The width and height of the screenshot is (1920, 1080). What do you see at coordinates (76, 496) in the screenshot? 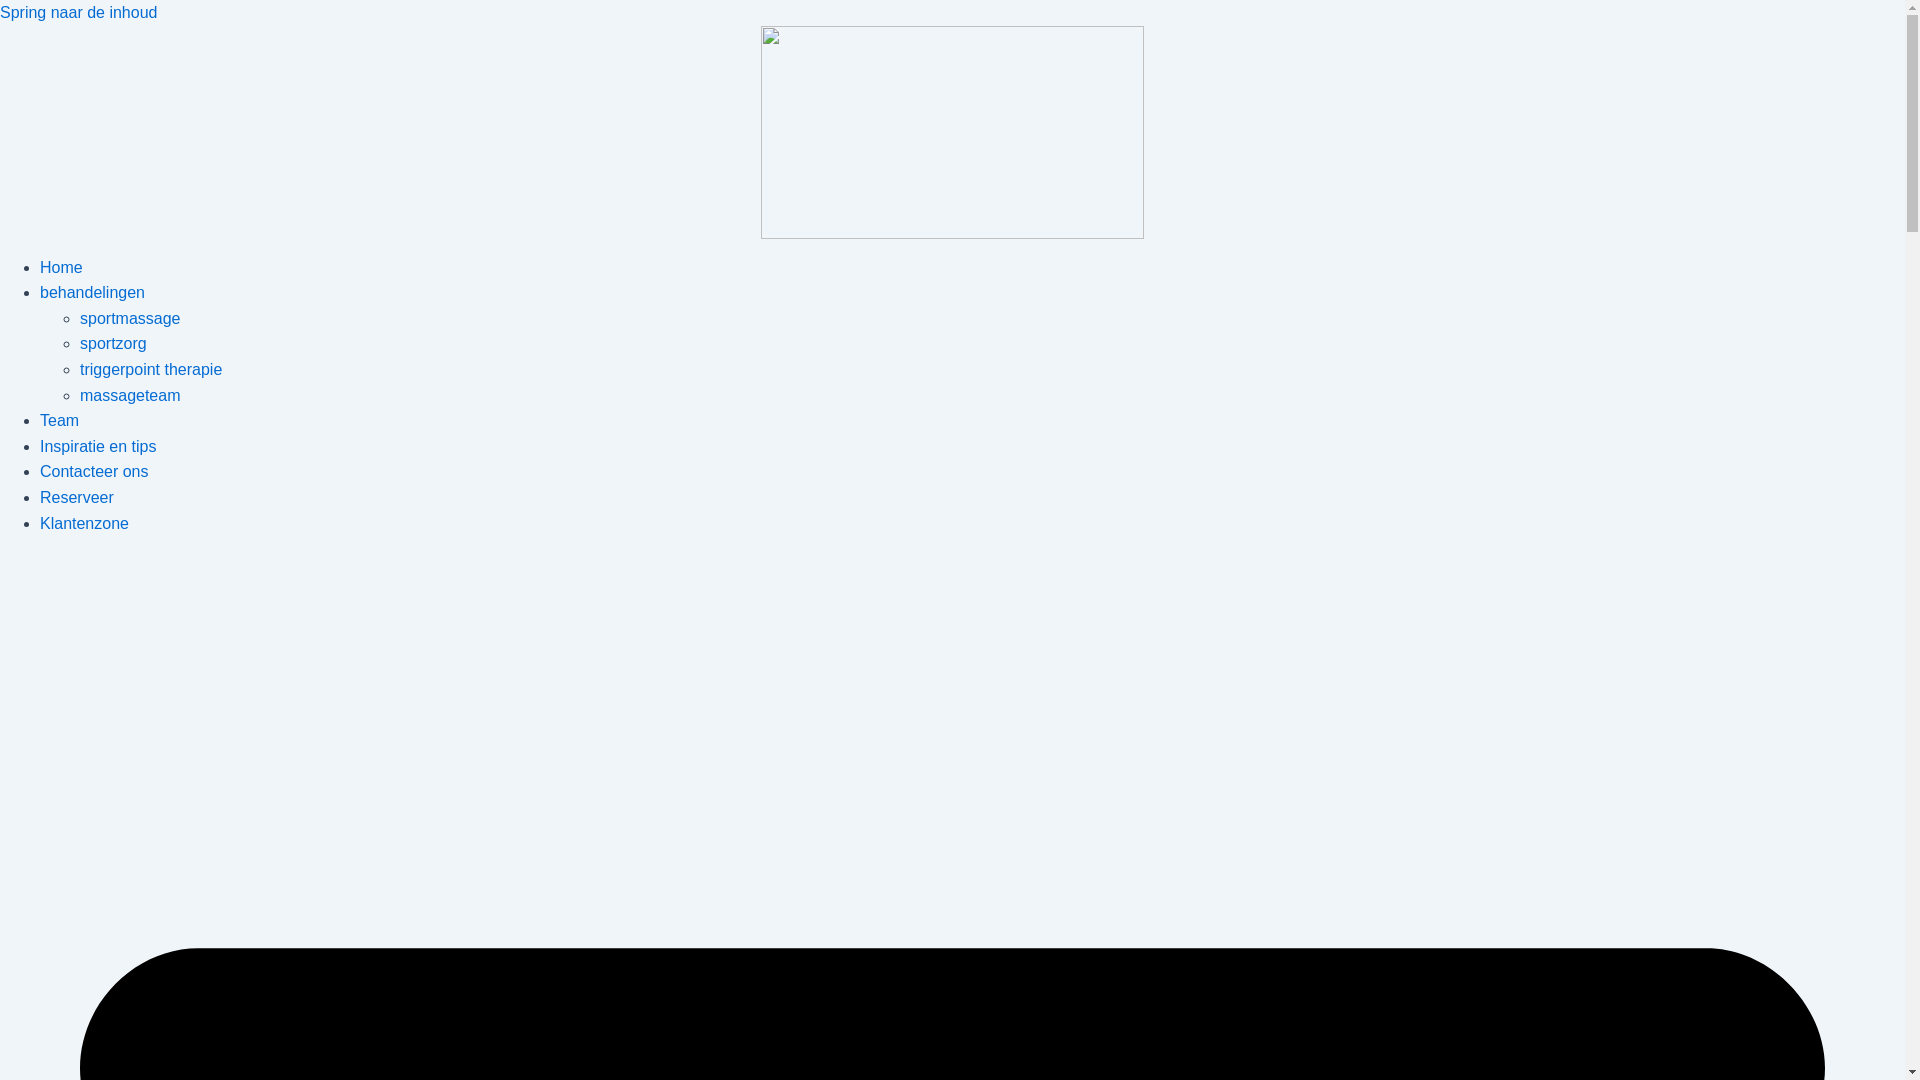
I see `'Reserveer'` at bounding box center [76, 496].